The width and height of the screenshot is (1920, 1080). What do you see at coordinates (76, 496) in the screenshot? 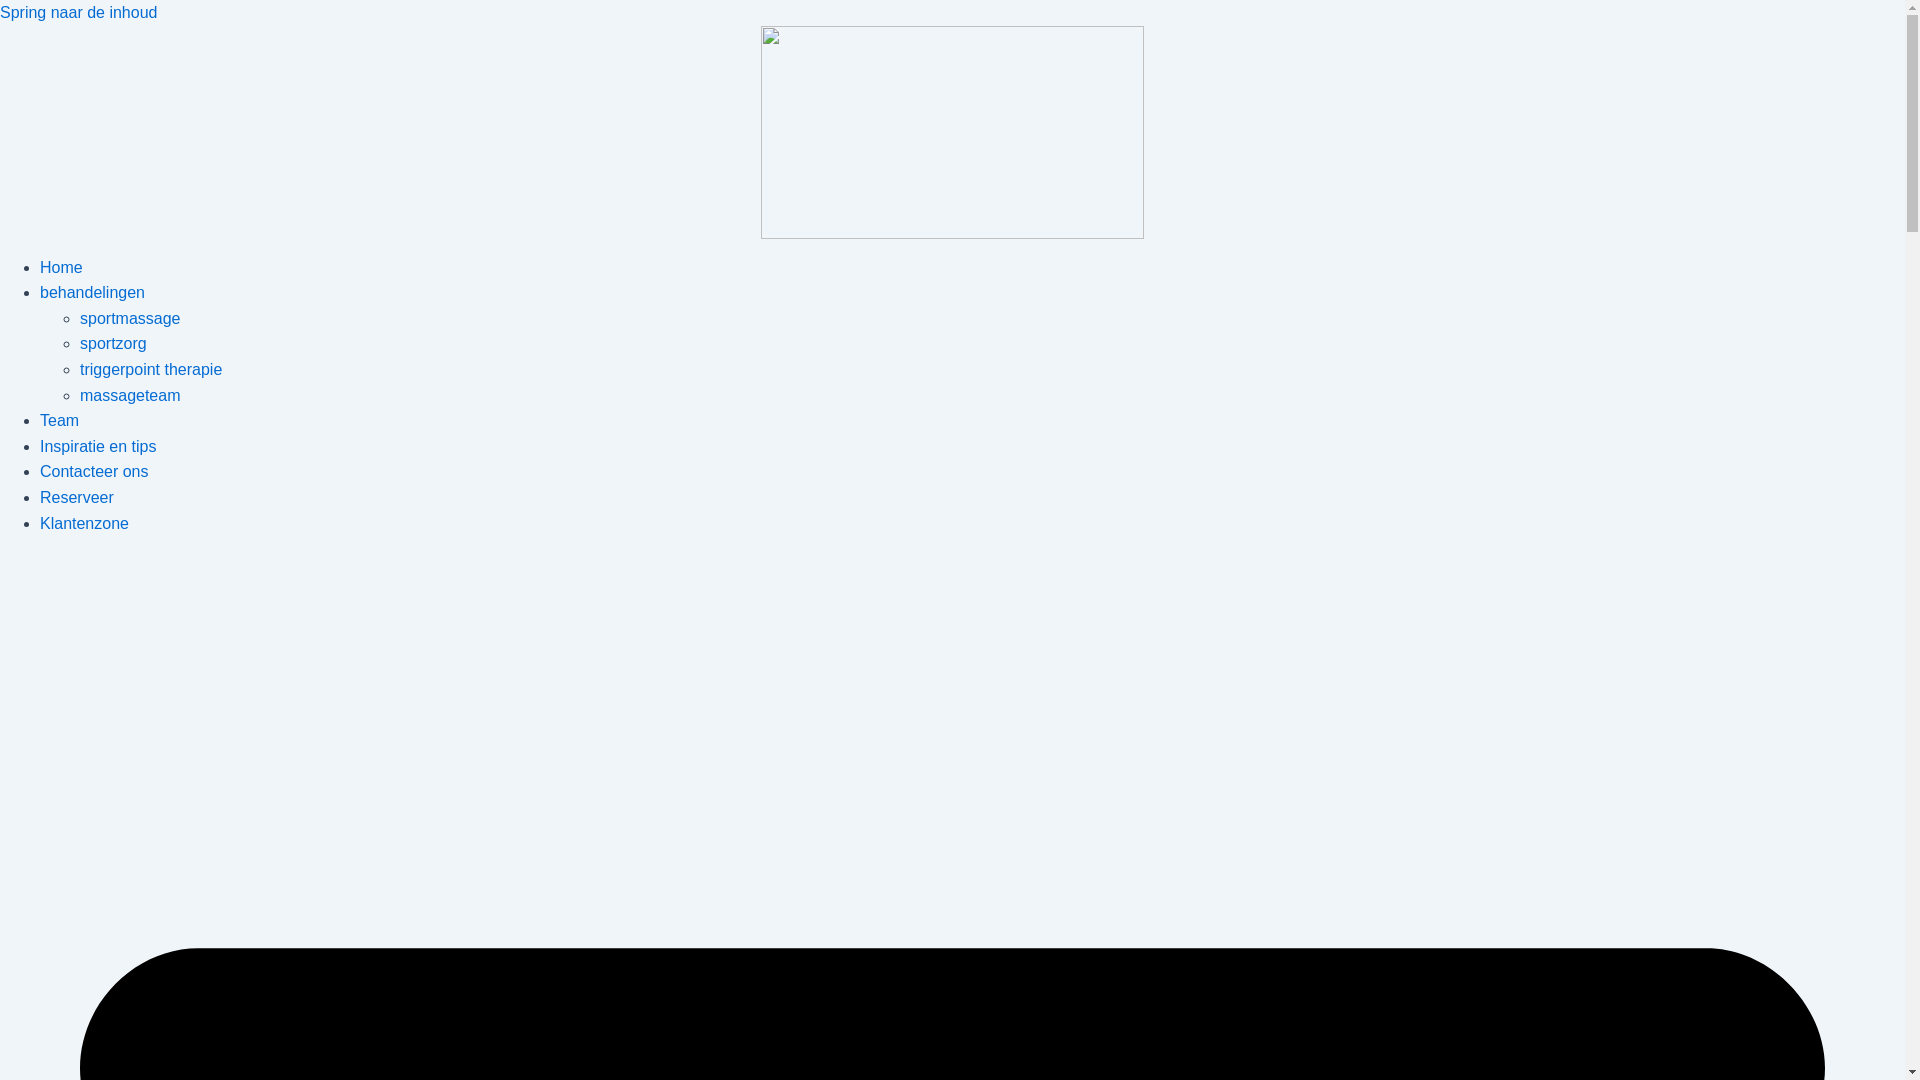
I see `'Reserveer'` at bounding box center [76, 496].